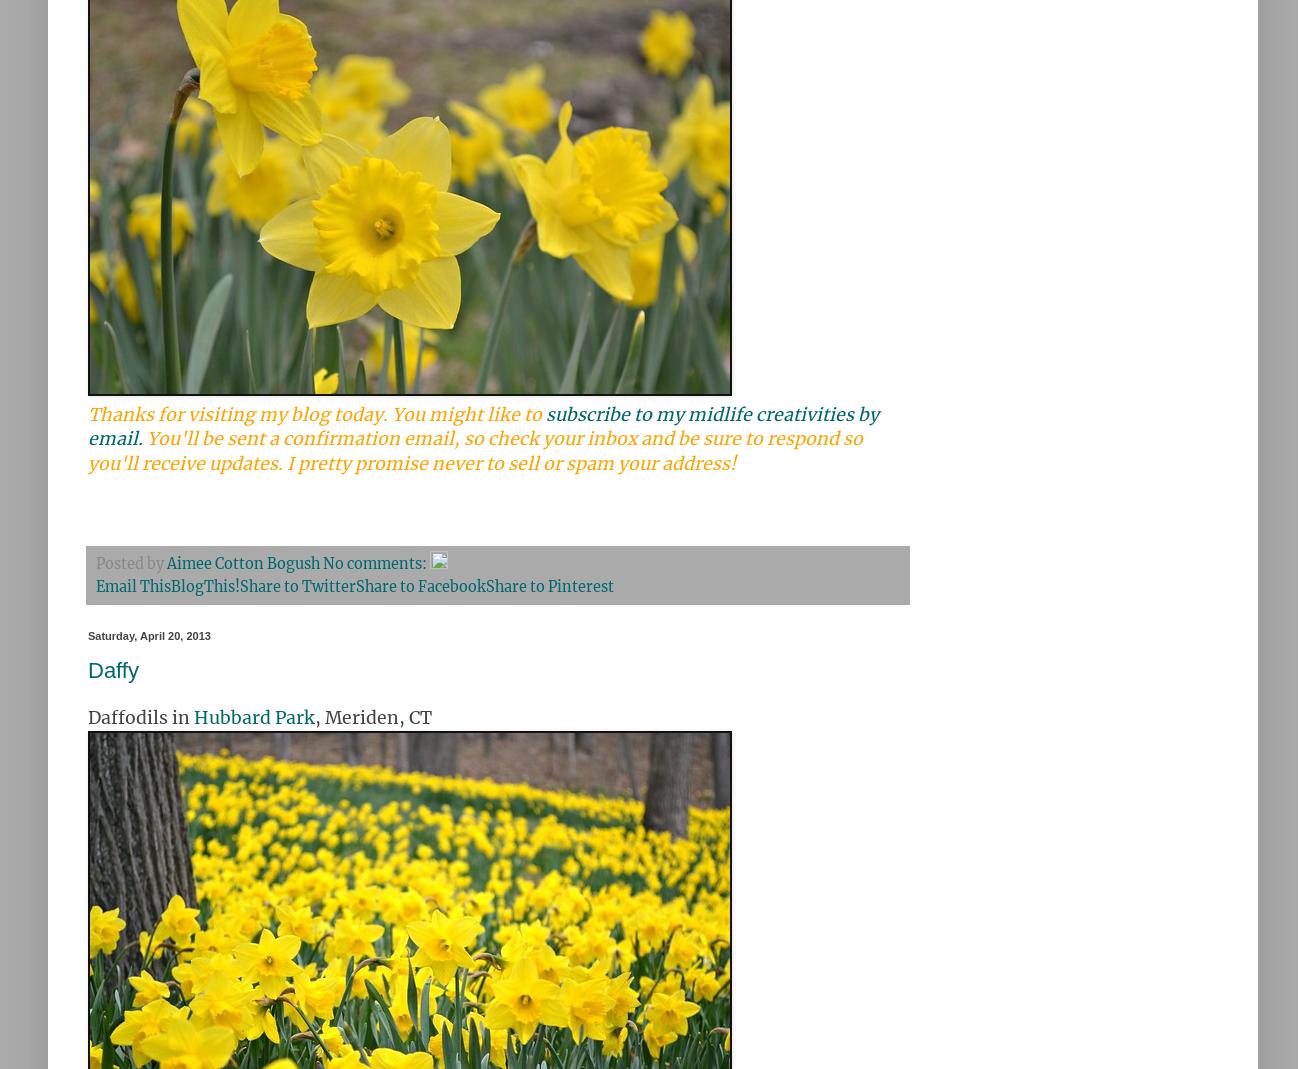  Describe the element at coordinates (419, 586) in the screenshot. I see `'Share to Facebook'` at that location.